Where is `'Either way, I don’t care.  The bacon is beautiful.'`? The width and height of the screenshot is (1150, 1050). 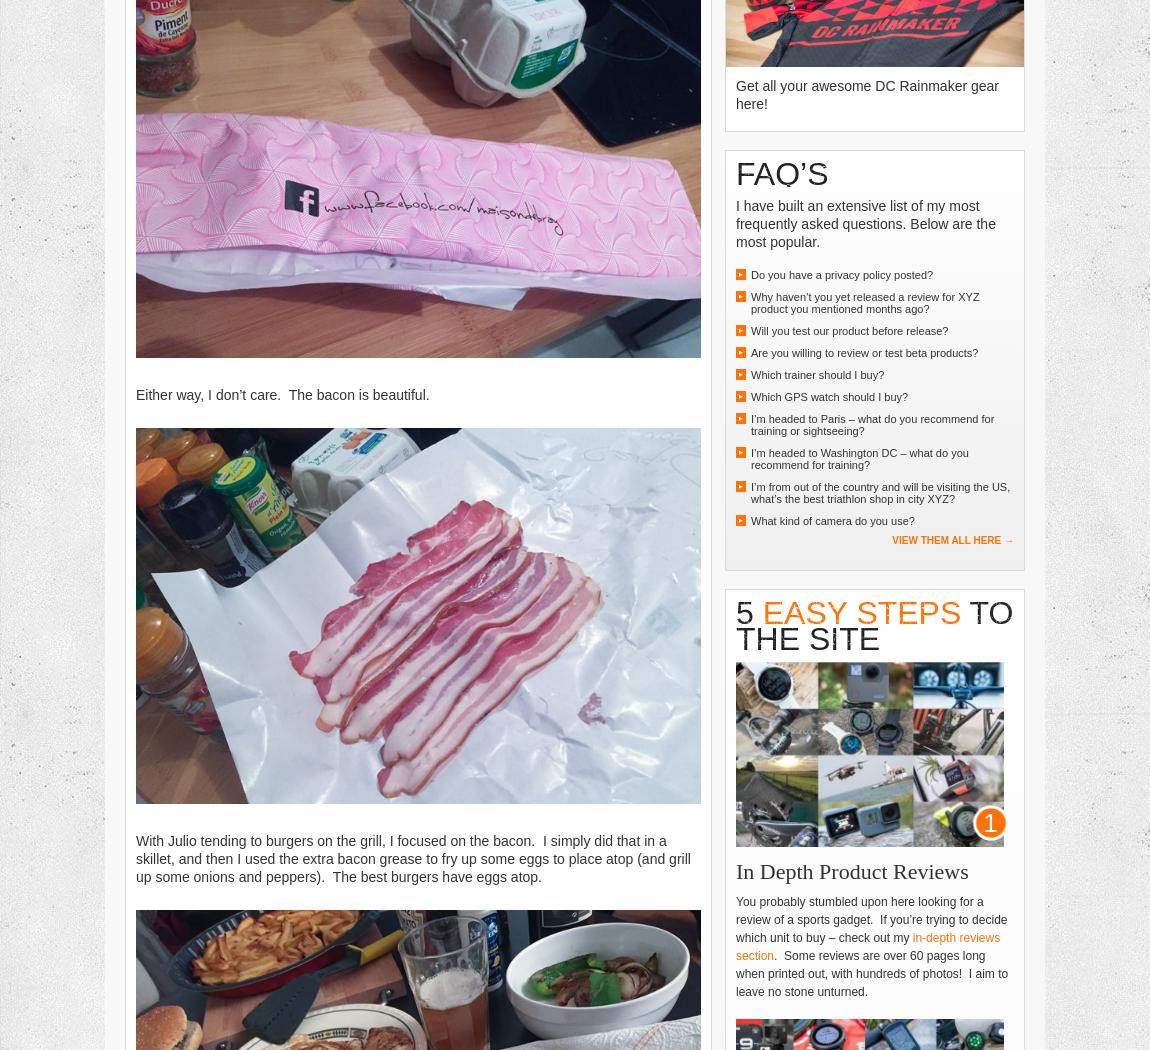
'Either way, I don’t care.  The bacon is beautiful.' is located at coordinates (135, 393).